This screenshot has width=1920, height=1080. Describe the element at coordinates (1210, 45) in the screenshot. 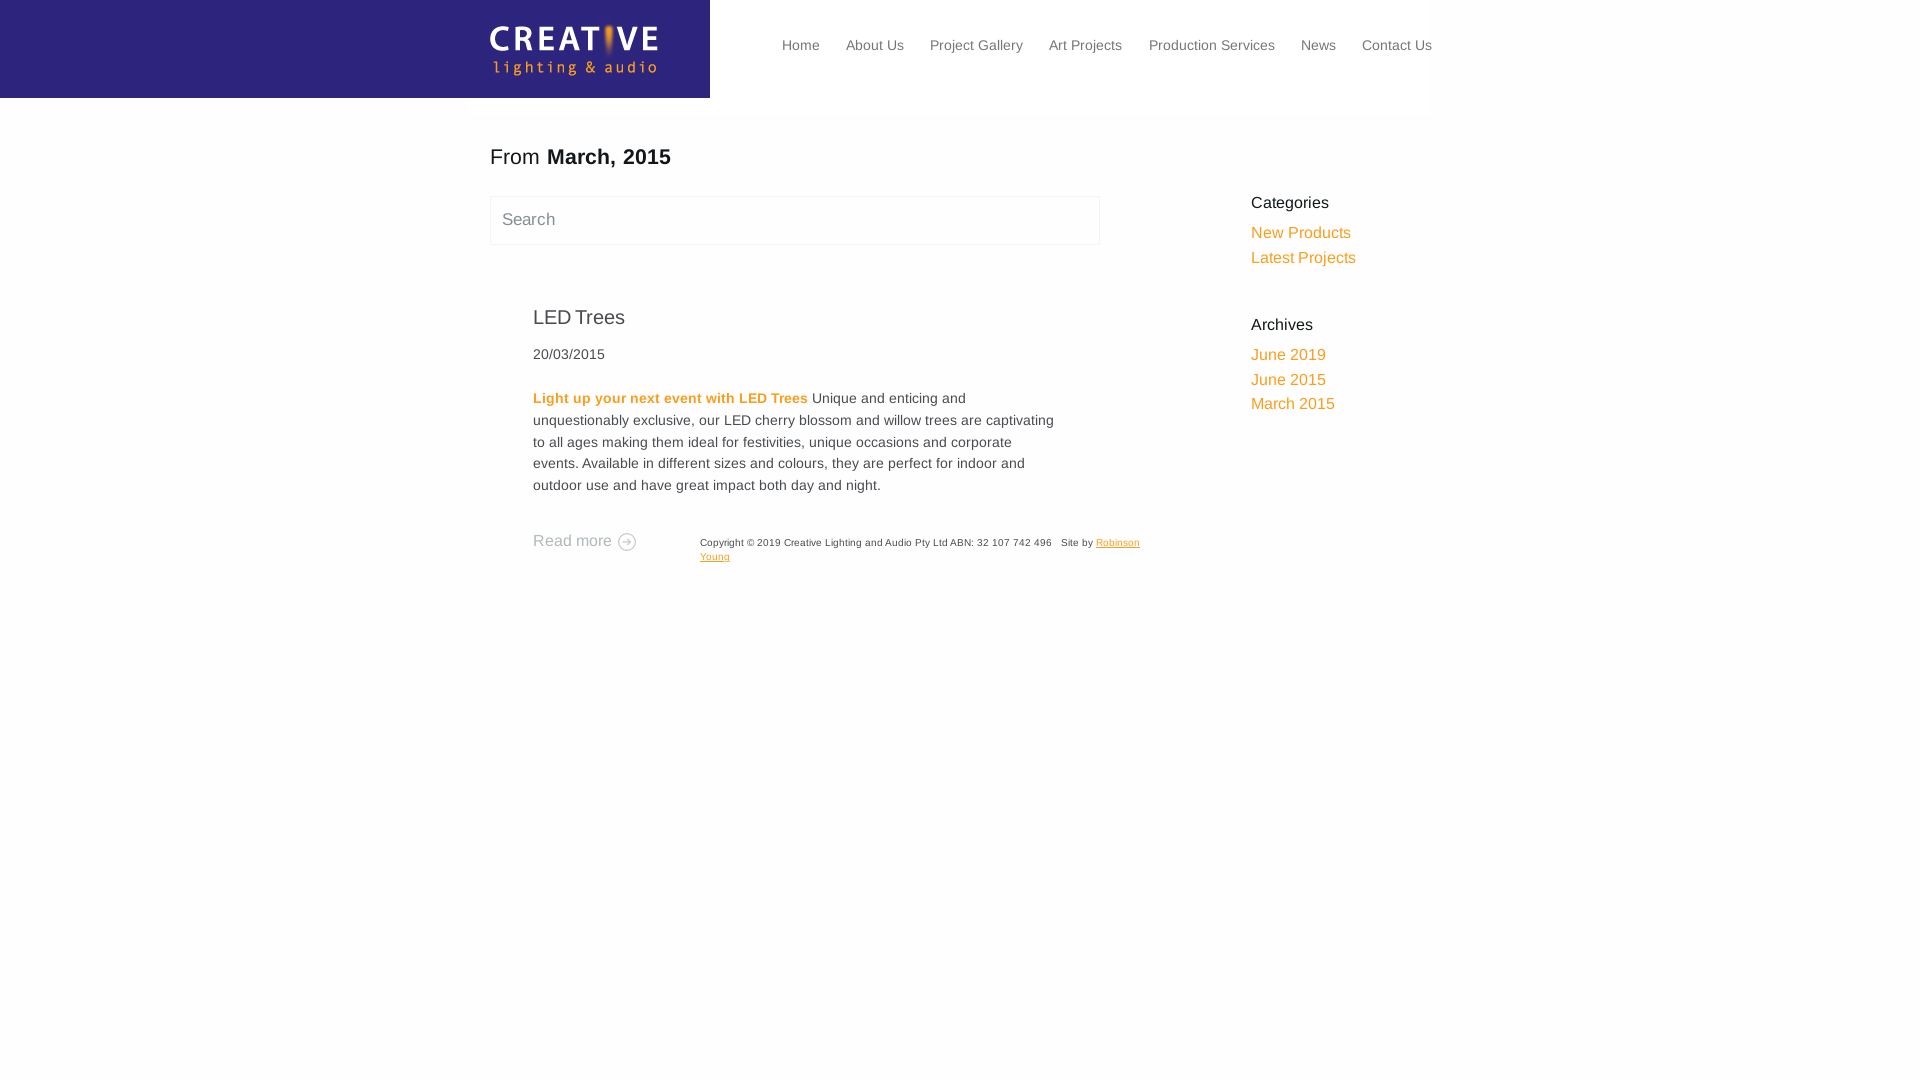

I see `'Production Services'` at that location.